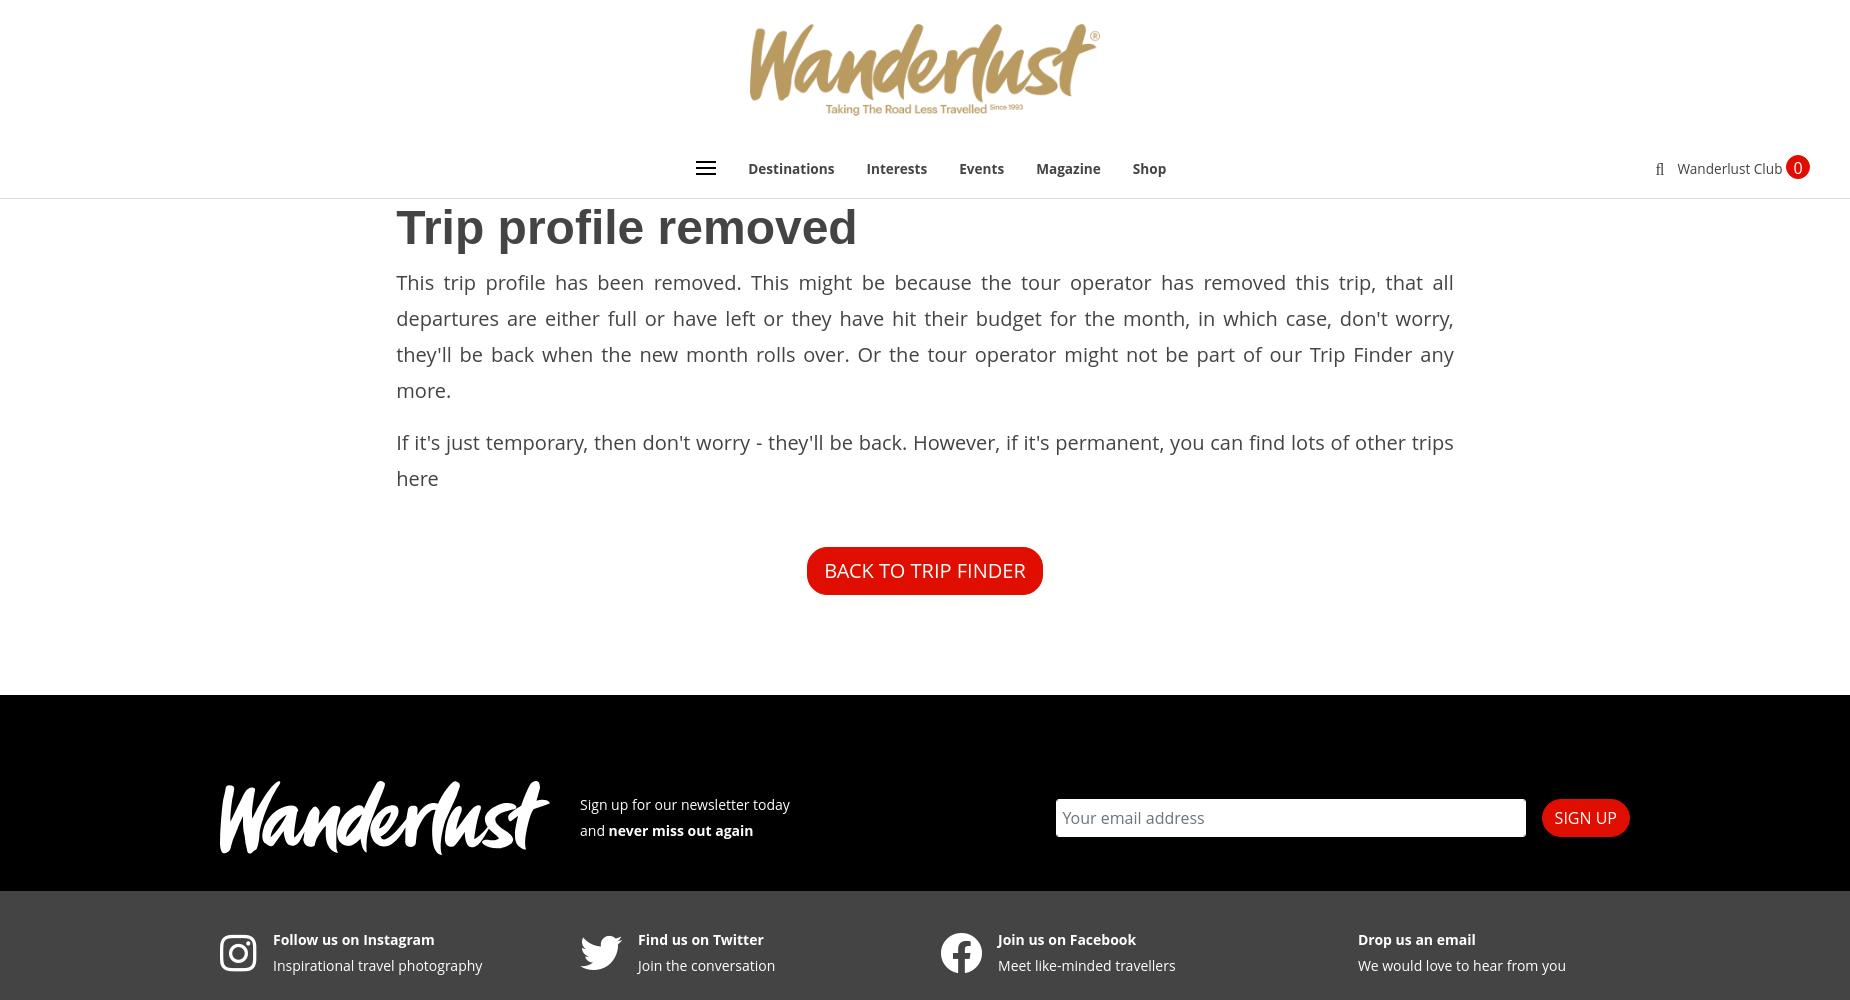 The width and height of the screenshot is (1850, 1000). What do you see at coordinates (352, 938) in the screenshot?
I see `'Follow us on Instagram'` at bounding box center [352, 938].